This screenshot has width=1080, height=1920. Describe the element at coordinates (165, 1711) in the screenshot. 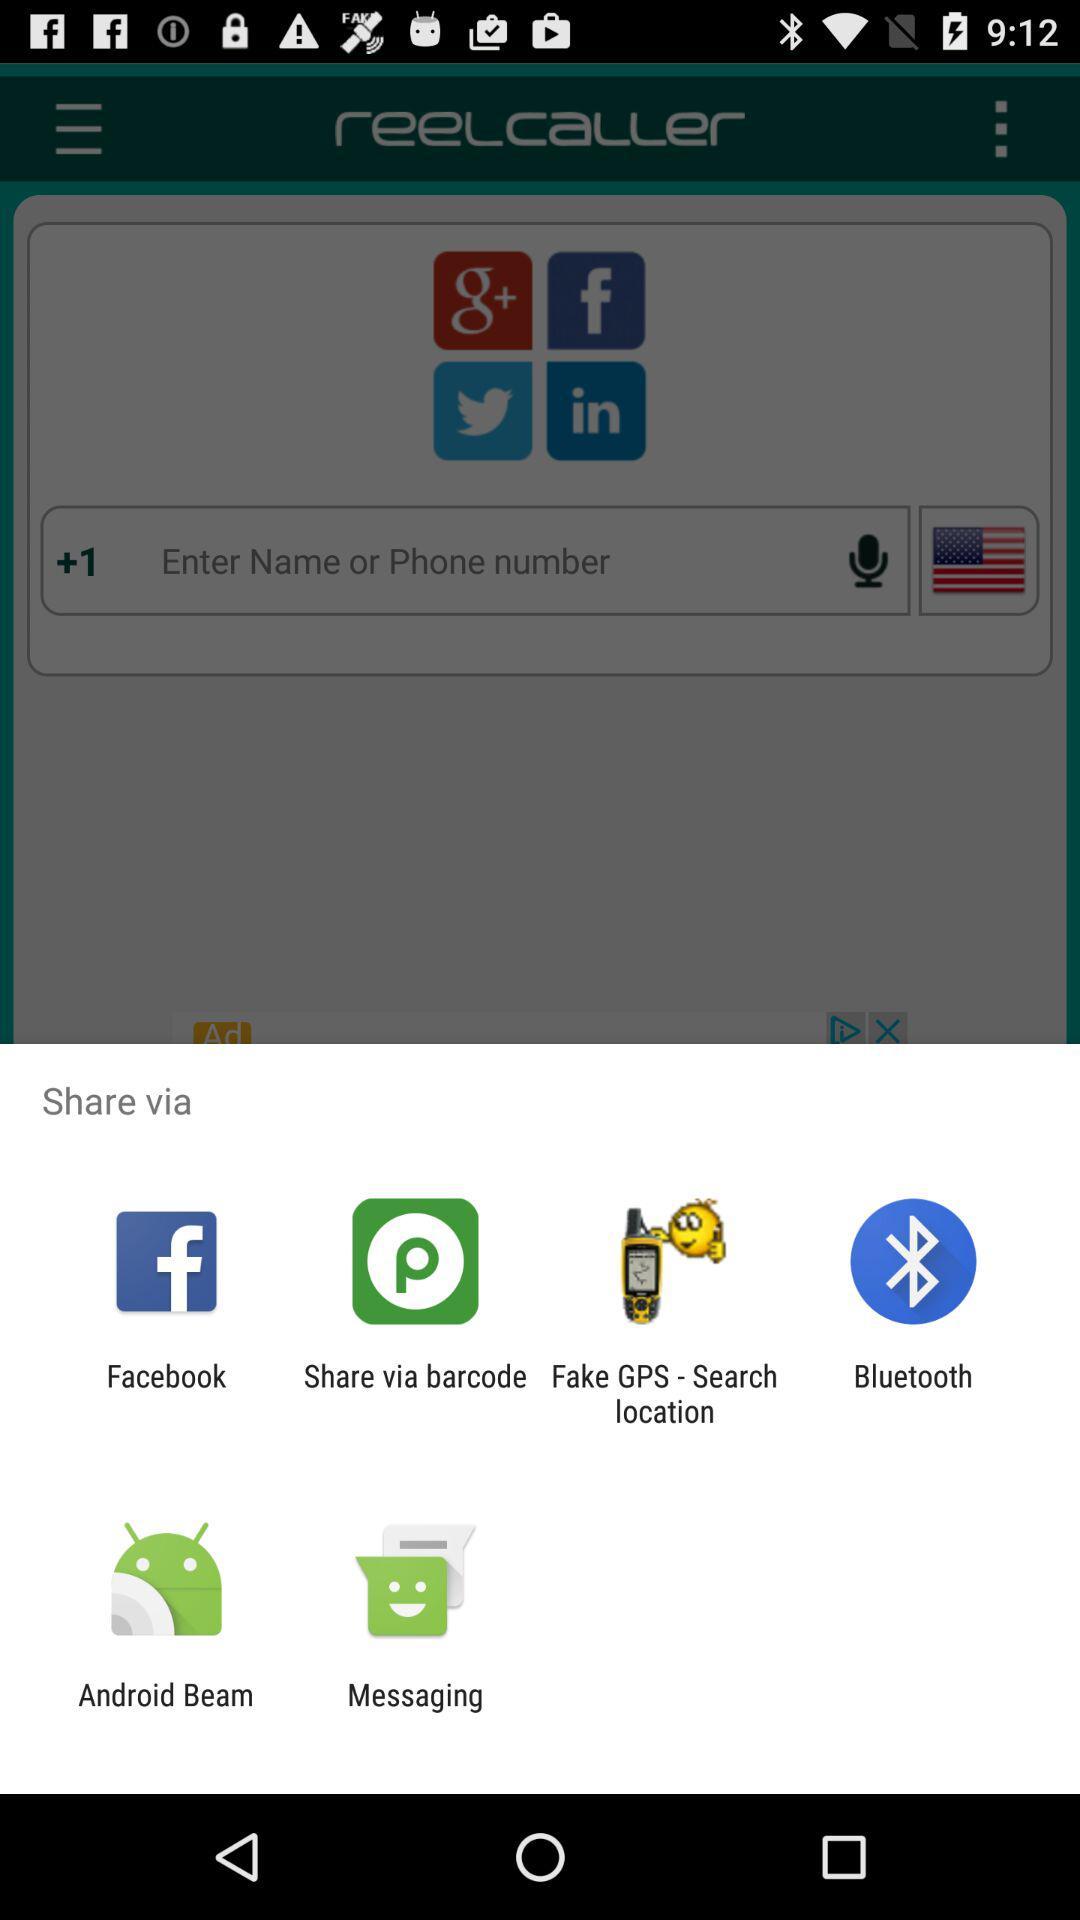

I see `the icon next to the messaging icon` at that location.